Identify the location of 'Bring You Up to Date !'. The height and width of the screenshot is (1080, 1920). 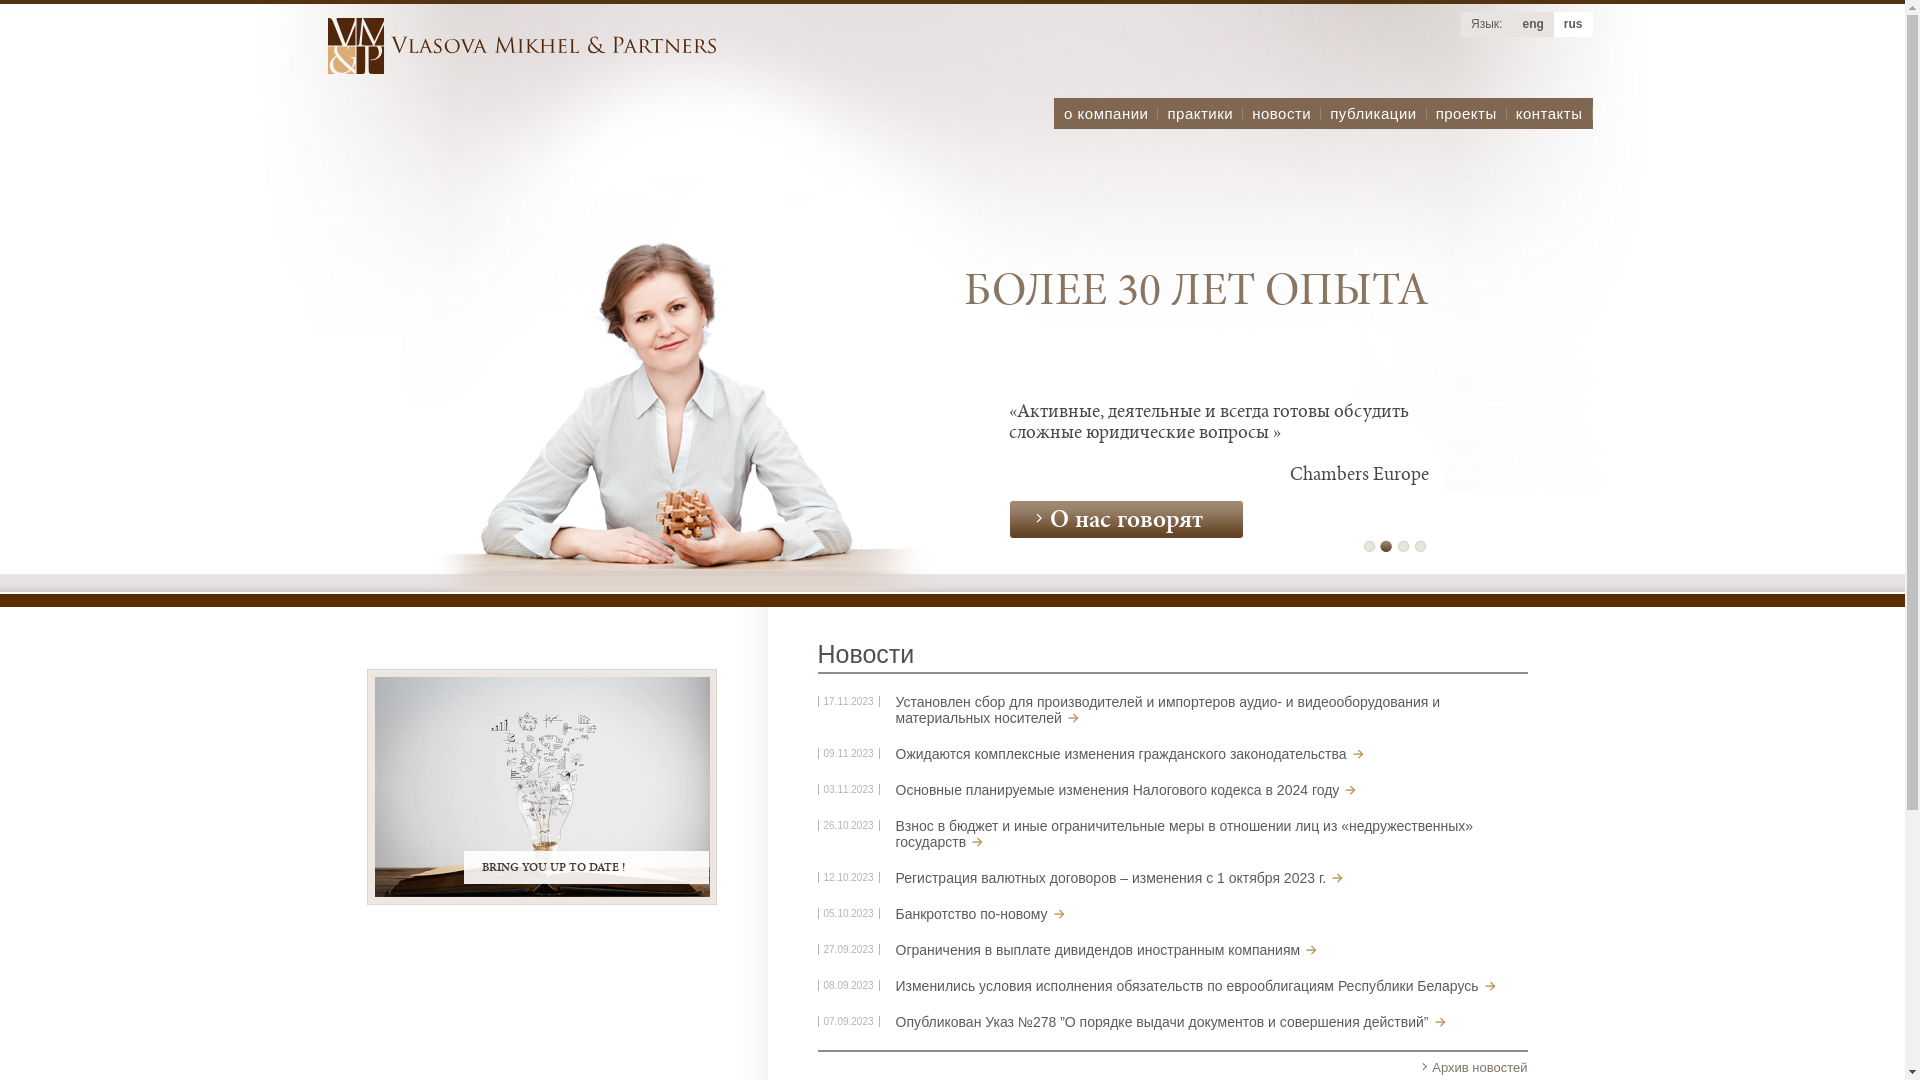
(541, 785).